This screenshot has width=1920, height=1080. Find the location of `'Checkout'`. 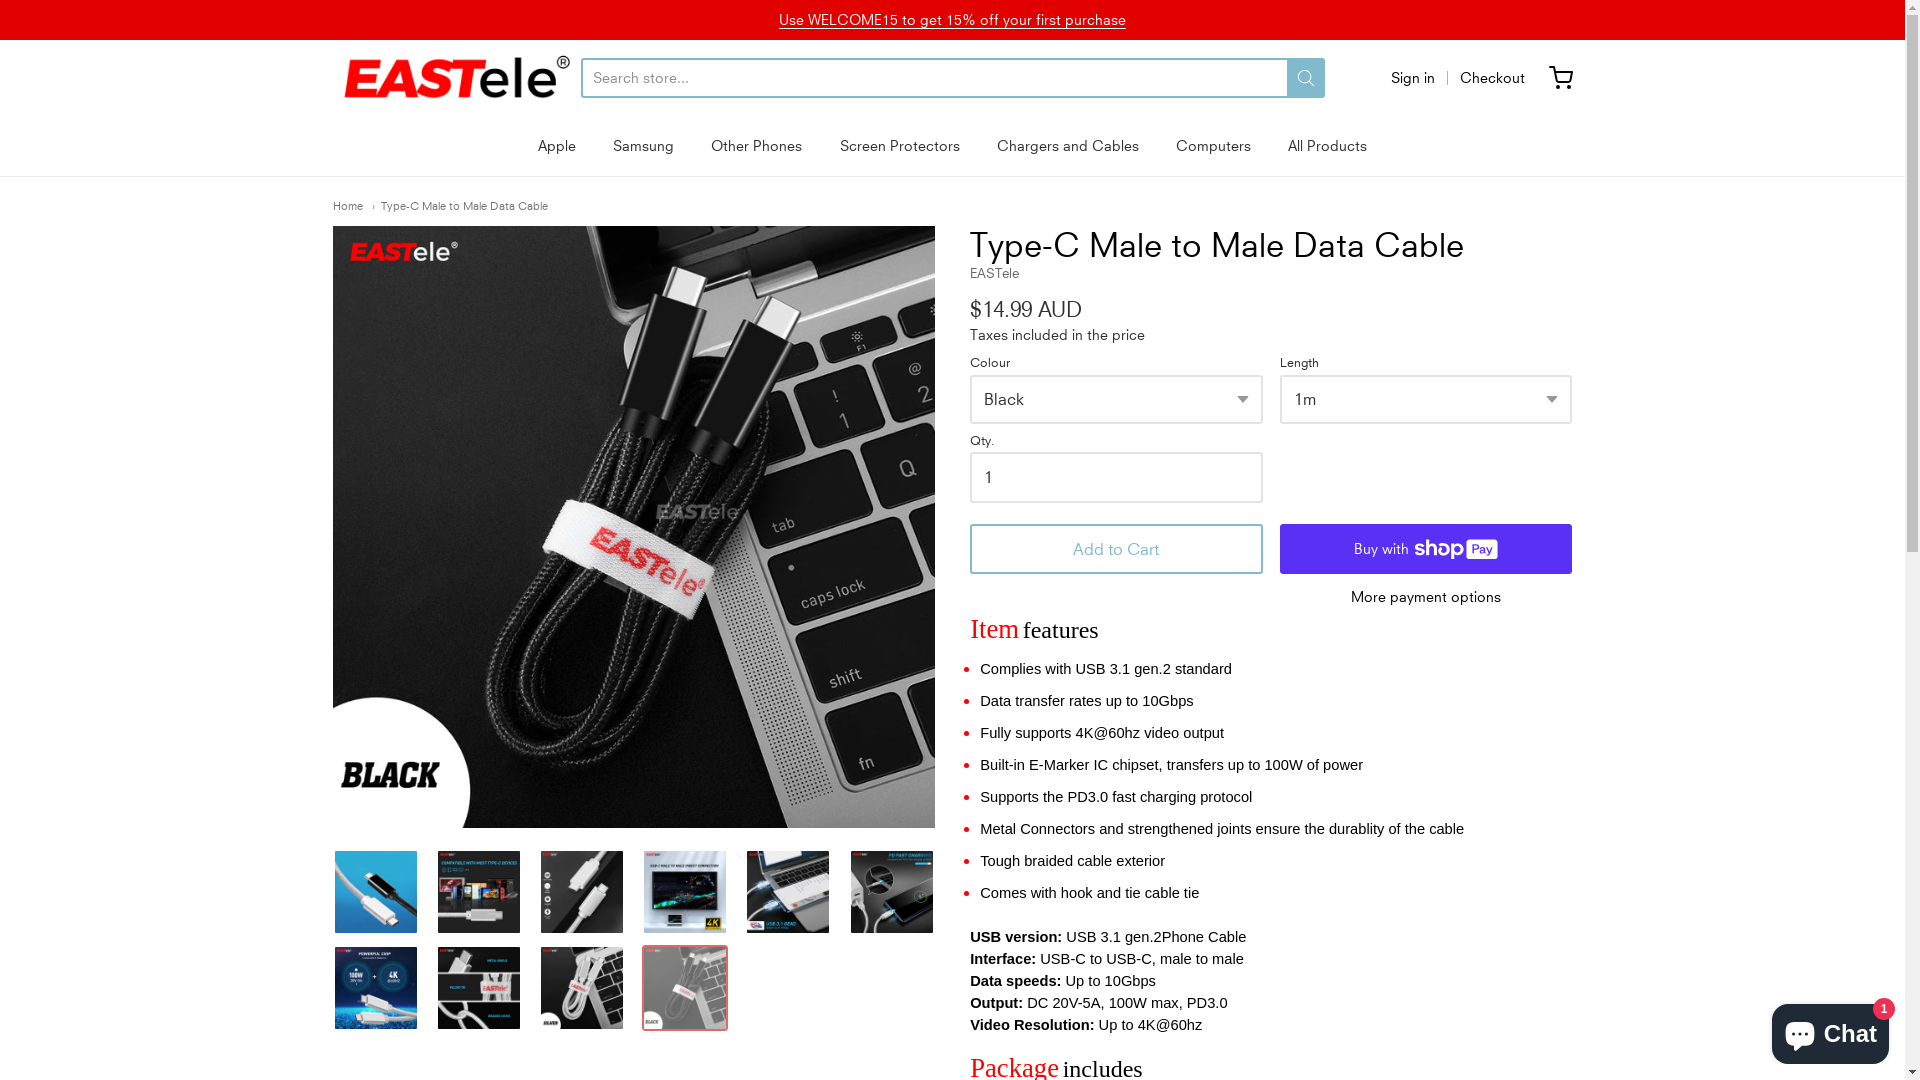

'Checkout' is located at coordinates (1492, 76).